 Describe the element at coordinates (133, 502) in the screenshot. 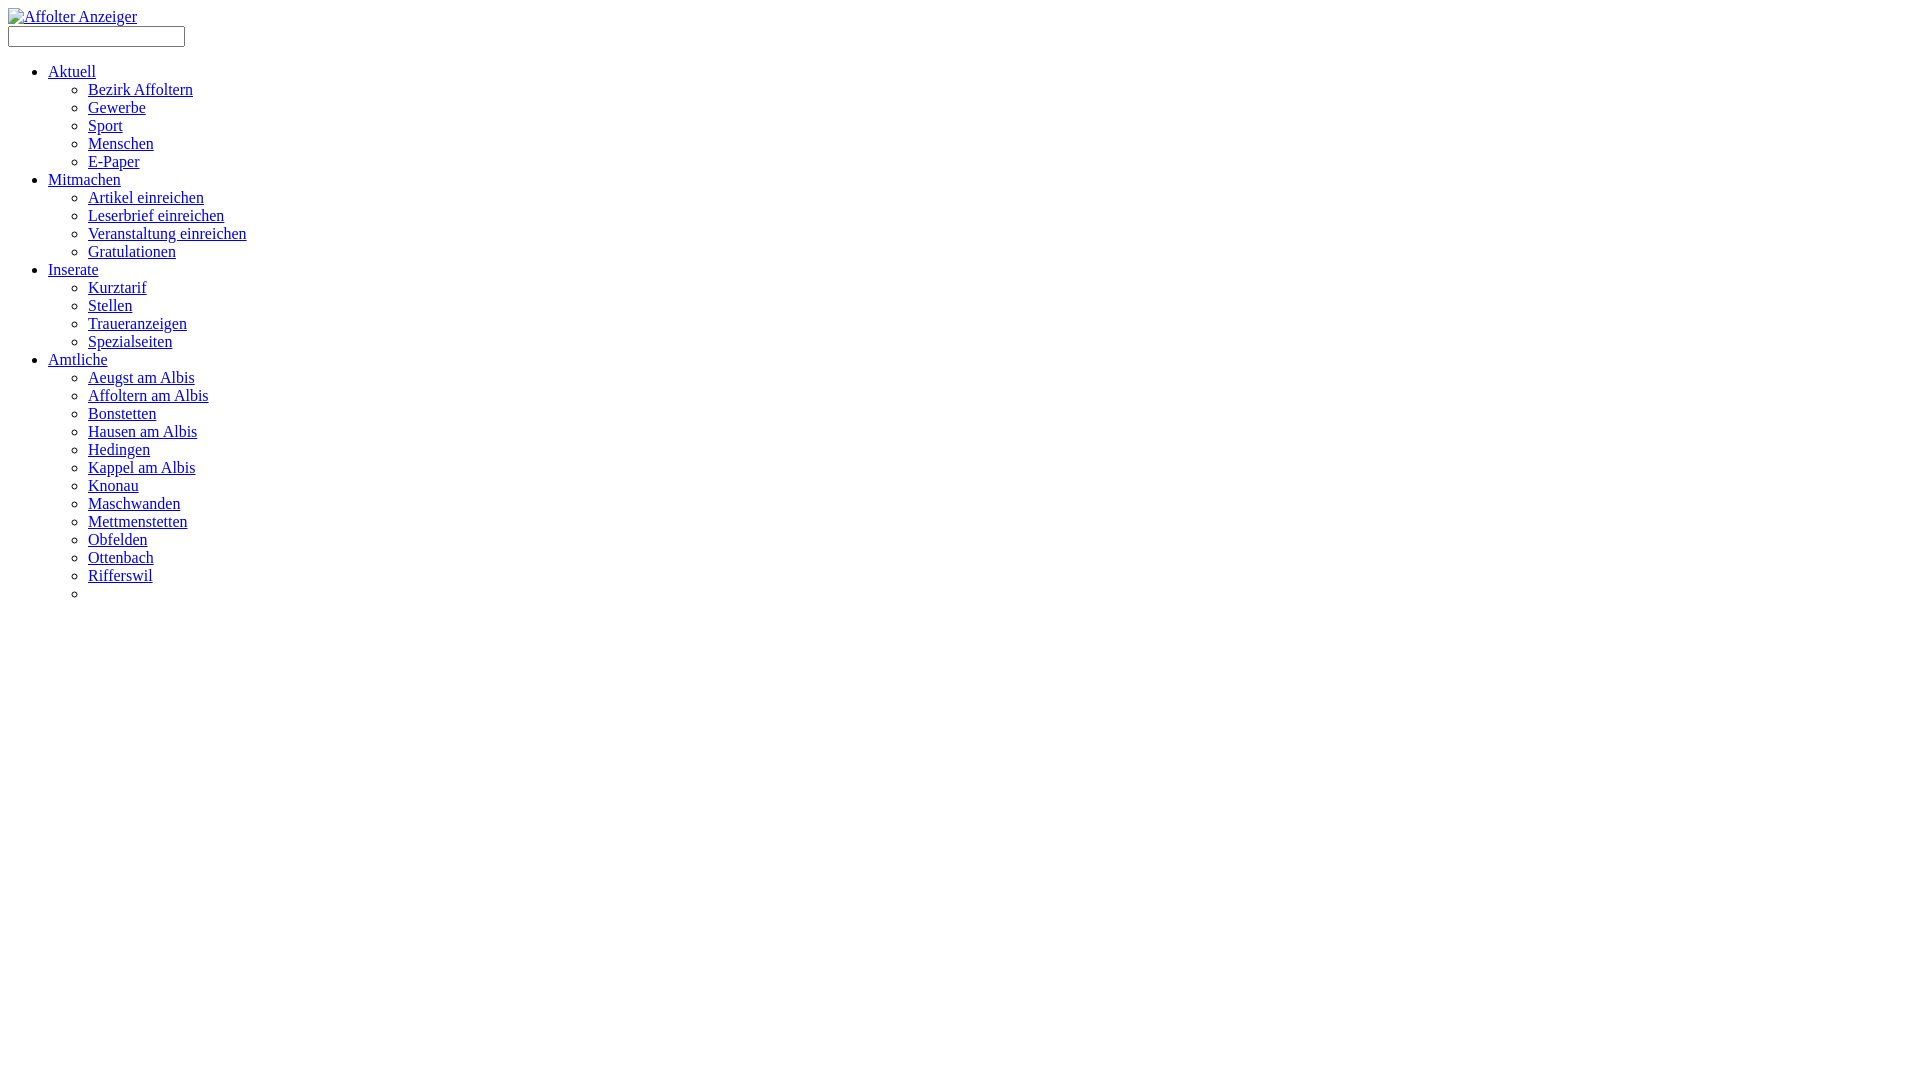

I see `'Maschwanden'` at that location.